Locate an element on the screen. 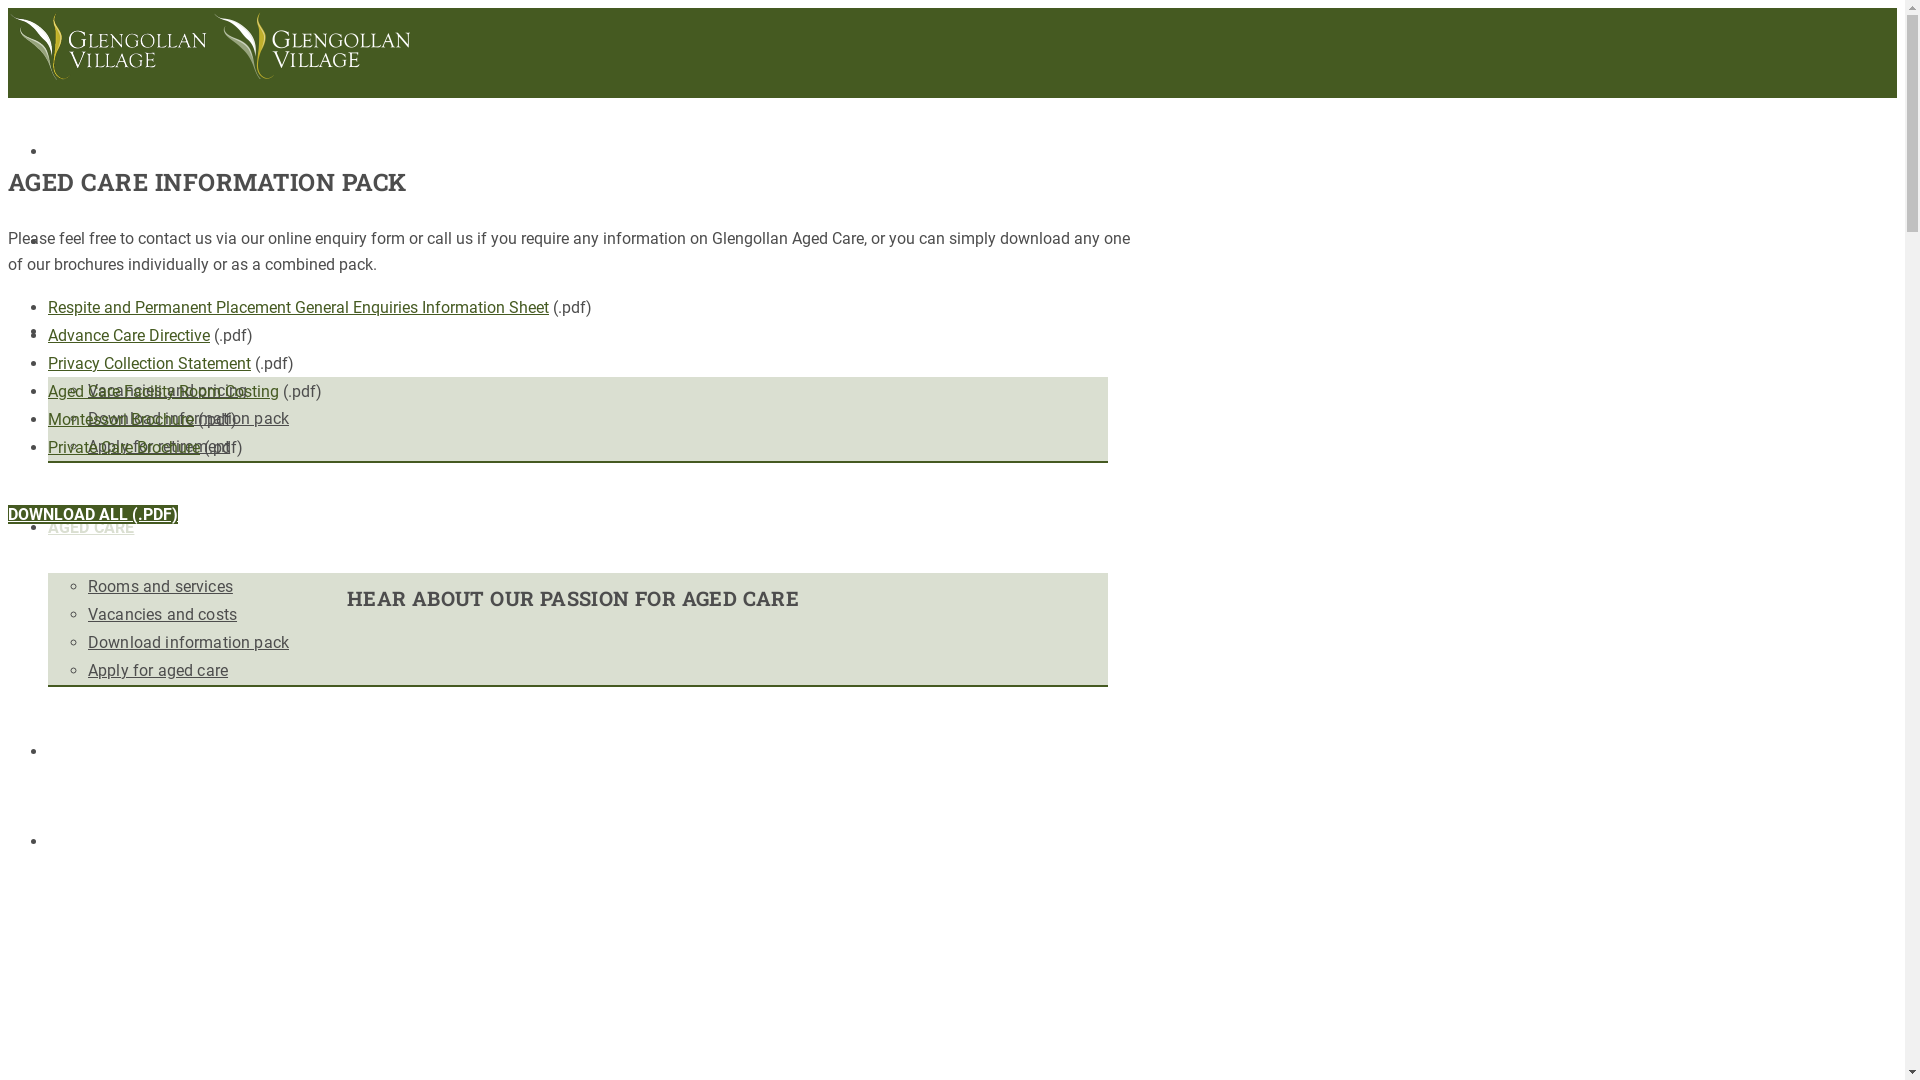 The image size is (1920, 1080). 'DOWNLOAD ALL (.PDF)' is located at coordinates (8, 513).